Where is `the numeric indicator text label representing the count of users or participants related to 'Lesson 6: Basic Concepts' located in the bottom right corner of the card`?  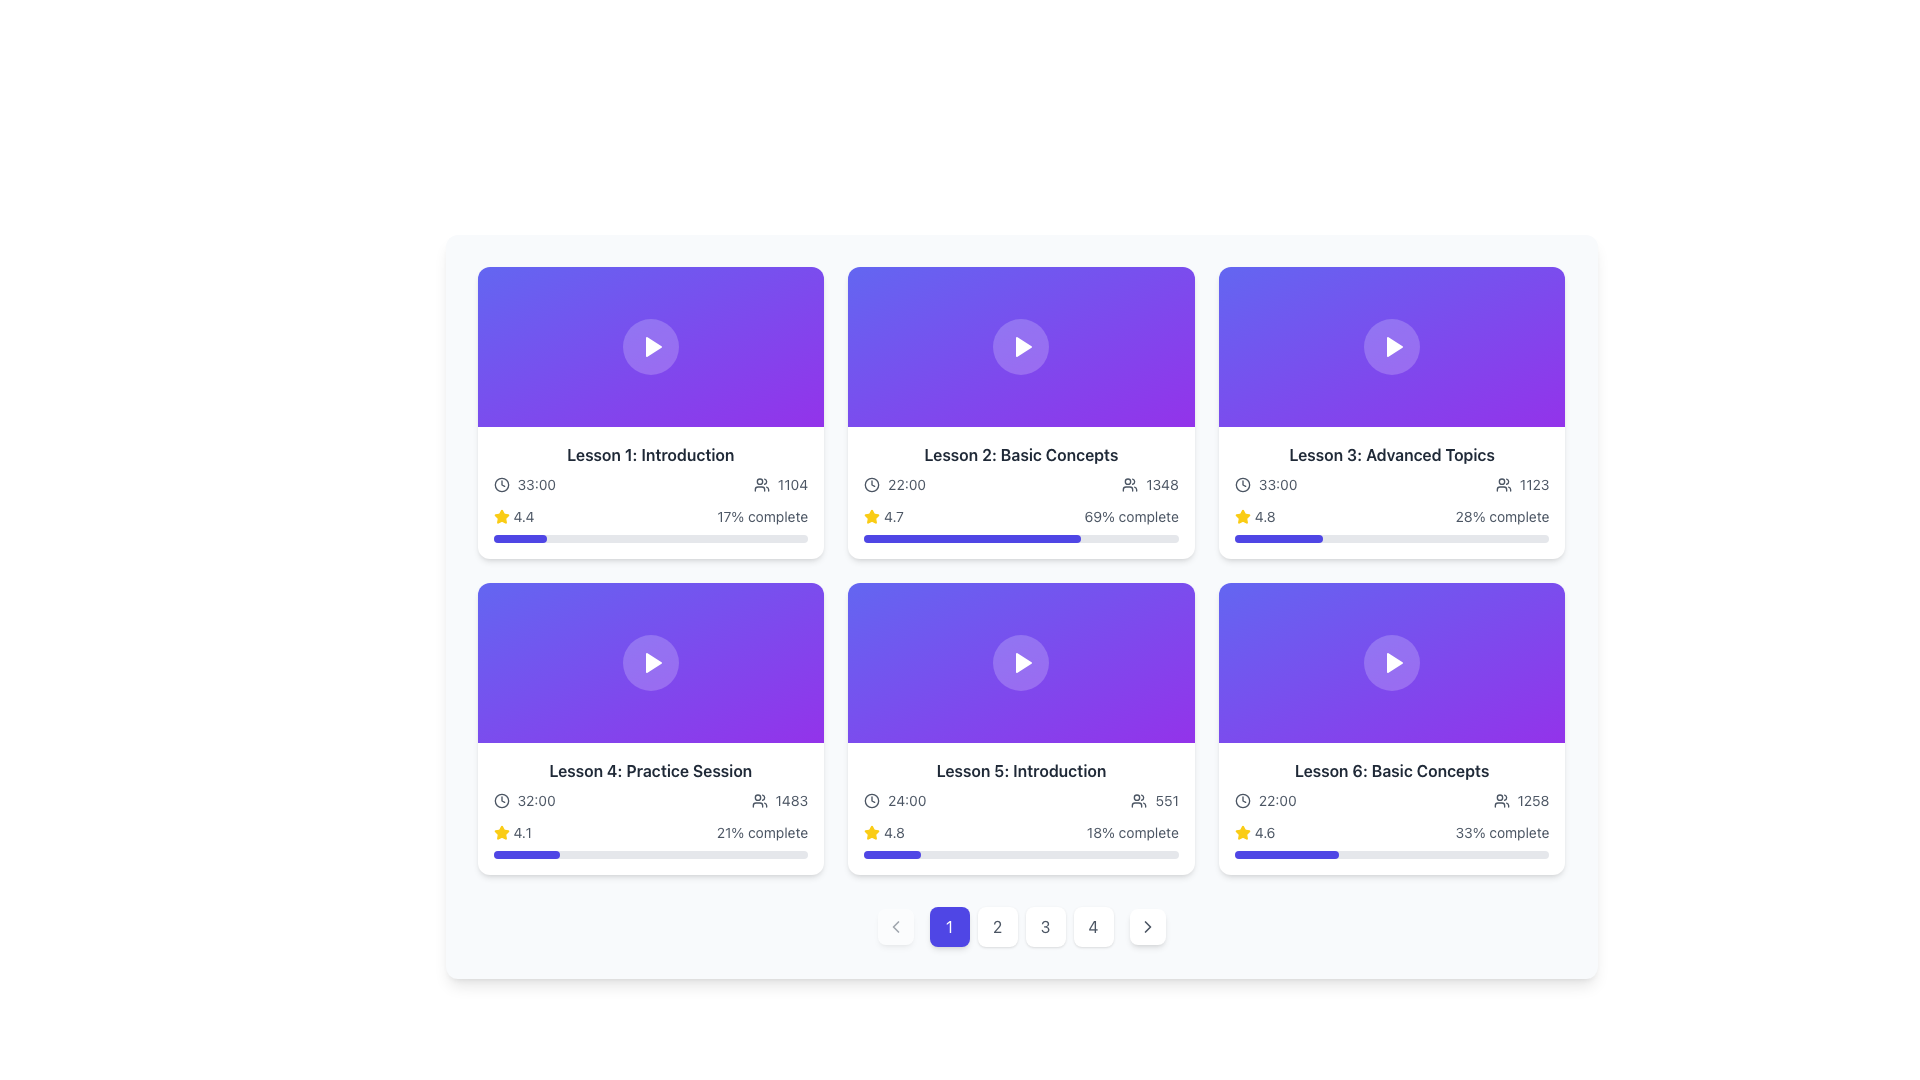
the numeric indicator text label representing the count of users or participants related to 'Lesson 6: Basic Concepts' located in the bottom right corner of the card is located at coordinates (1532, 800).